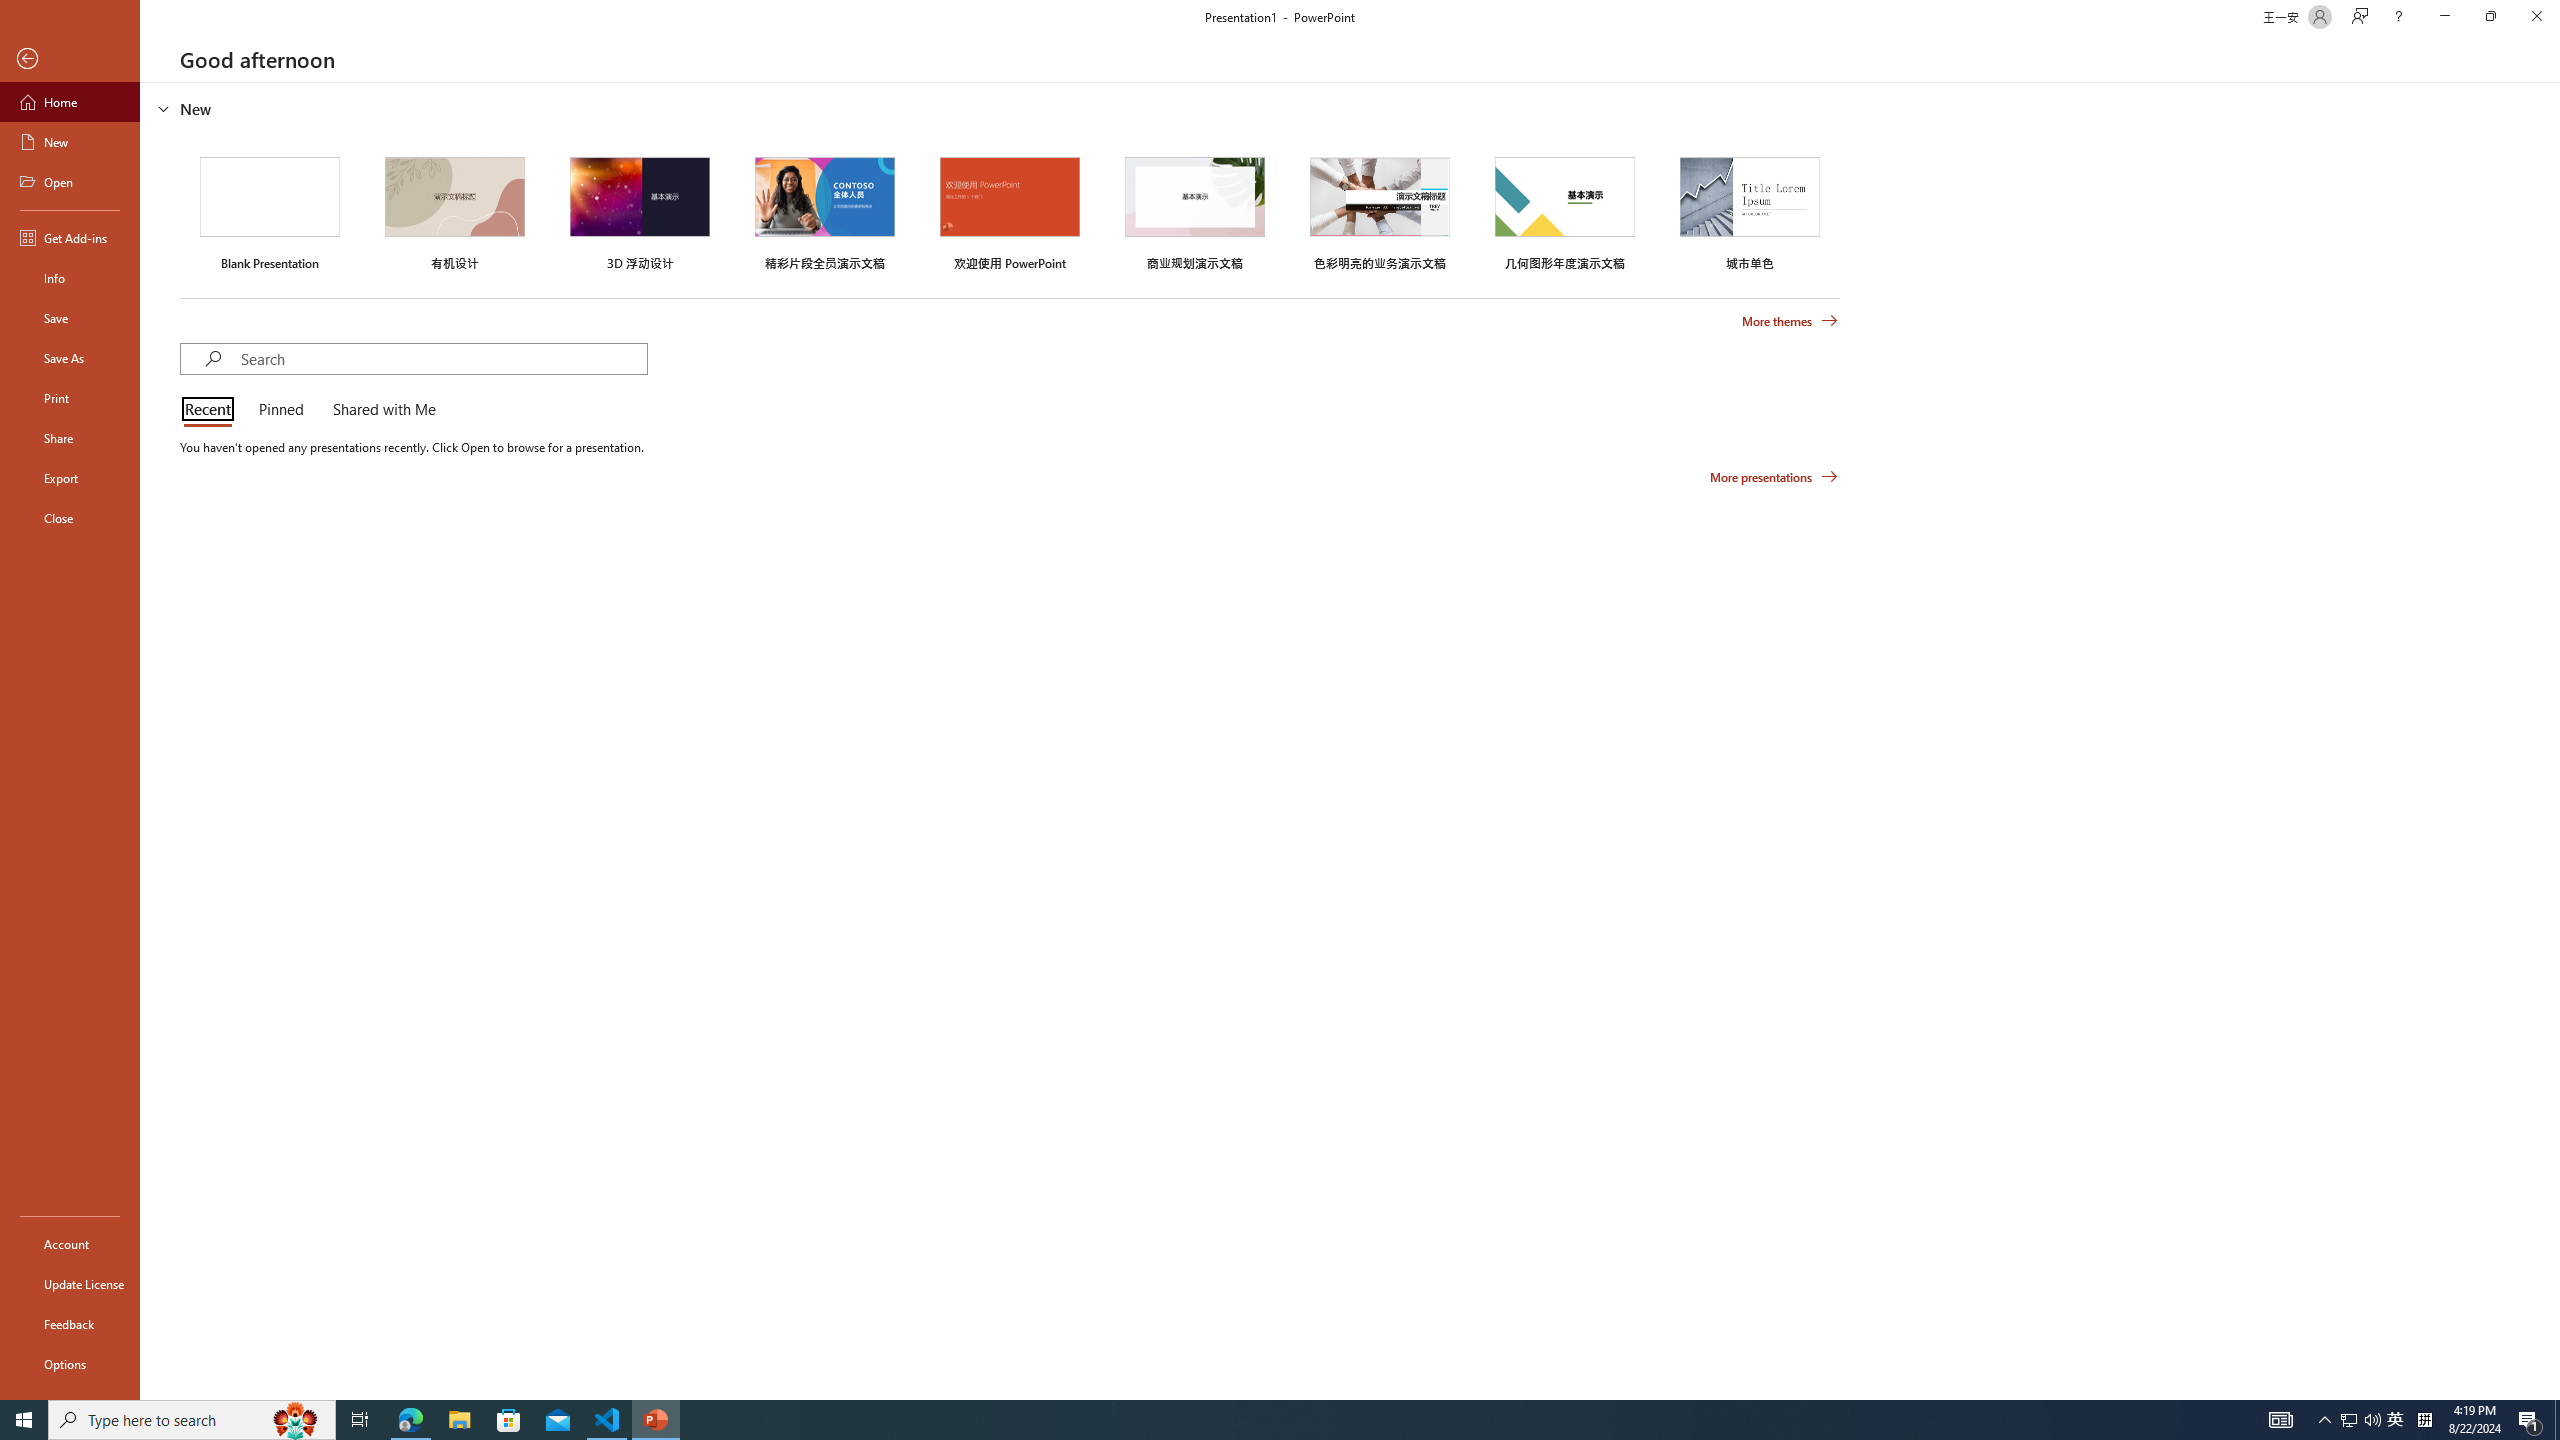 This screenshot has width=2560, height=1440. What do you see at coordinates (69, 141) in the screenshot?
I see `'New'` at bounding box center [69, 141].